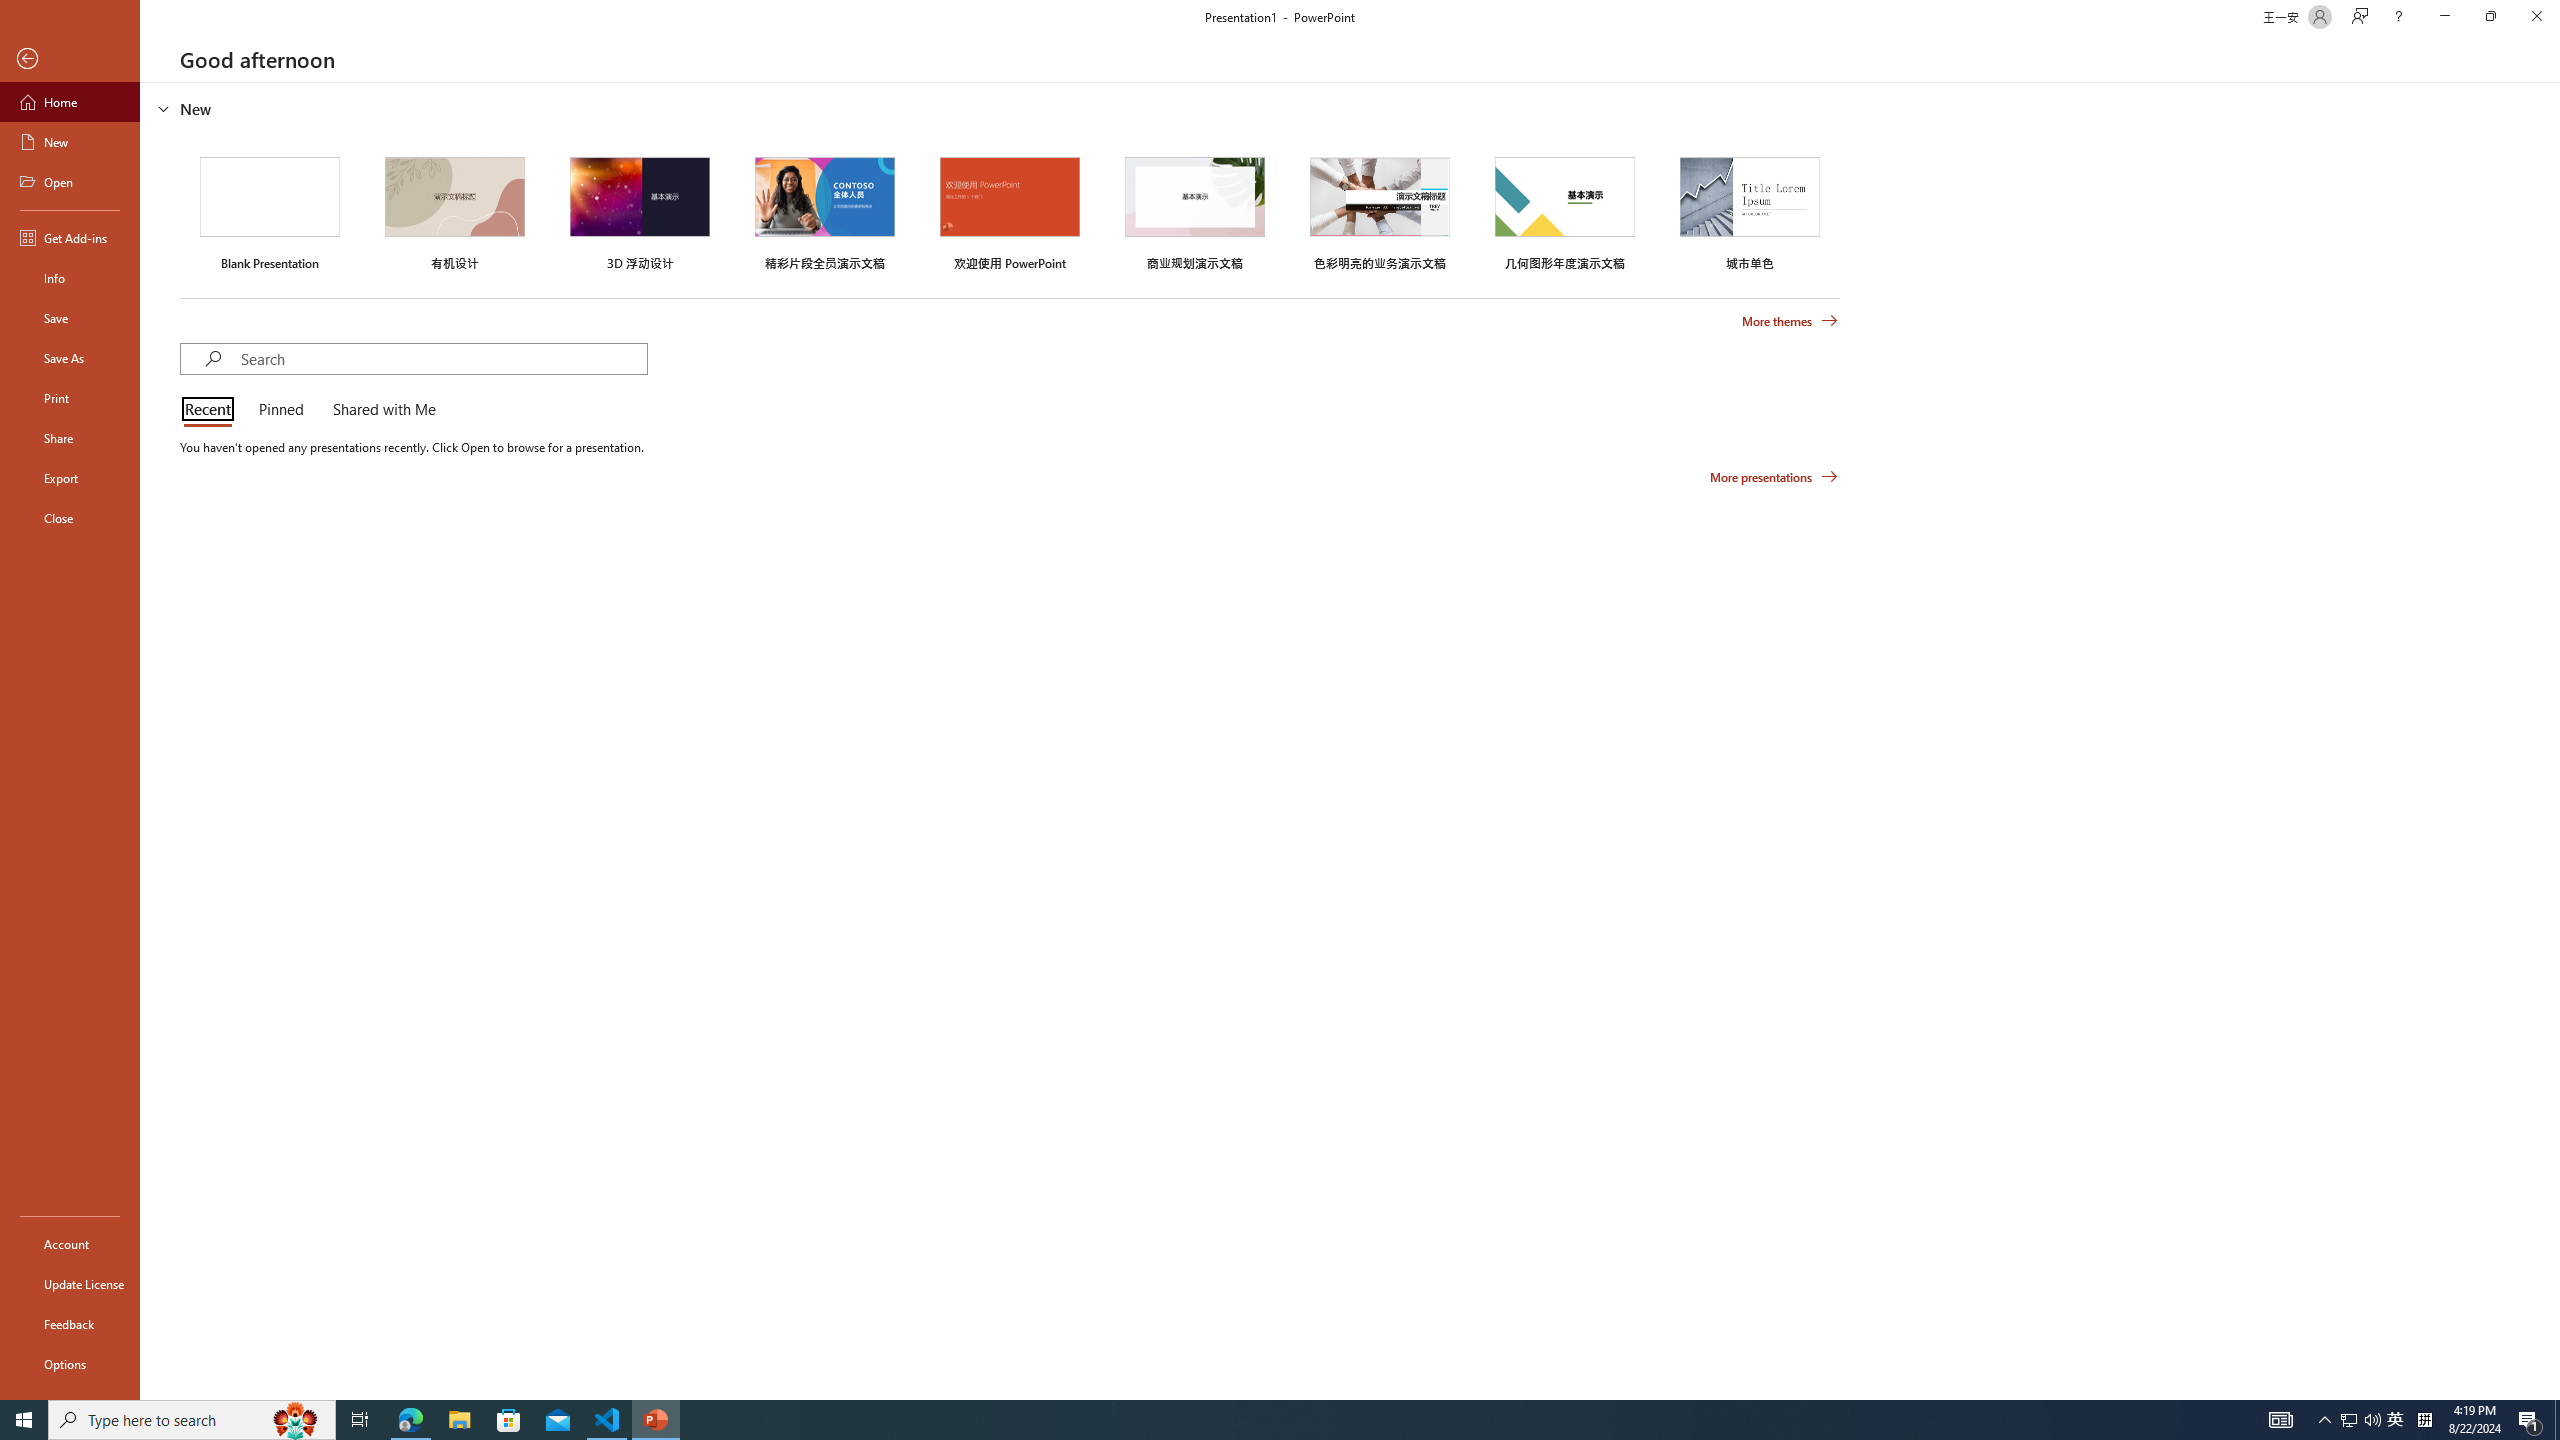 This screenshot has width=2560, height=1440. What do you see at coordinates (69, 141) in the screenshot?
I see `'New'` at bounding box center [69, 141].